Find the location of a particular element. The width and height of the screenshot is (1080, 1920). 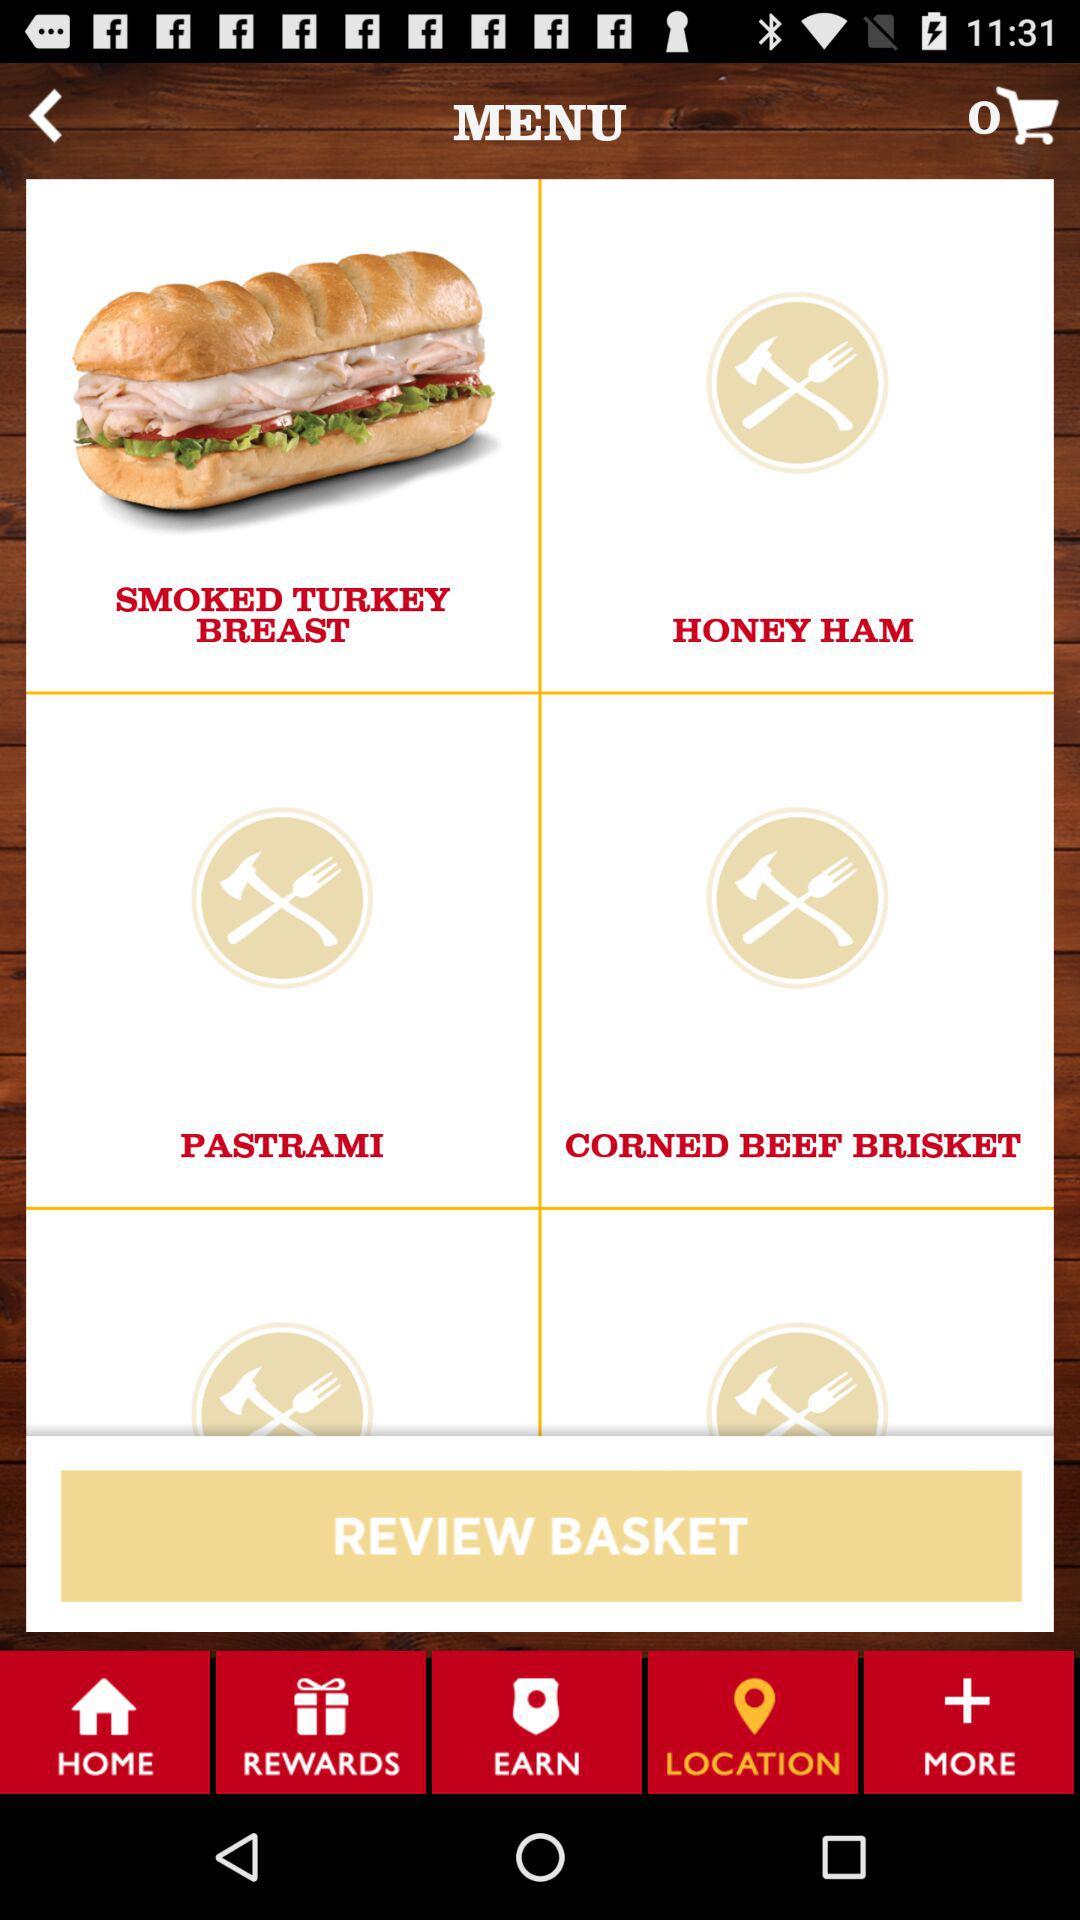

0 is located at coordinates (1023, 114).